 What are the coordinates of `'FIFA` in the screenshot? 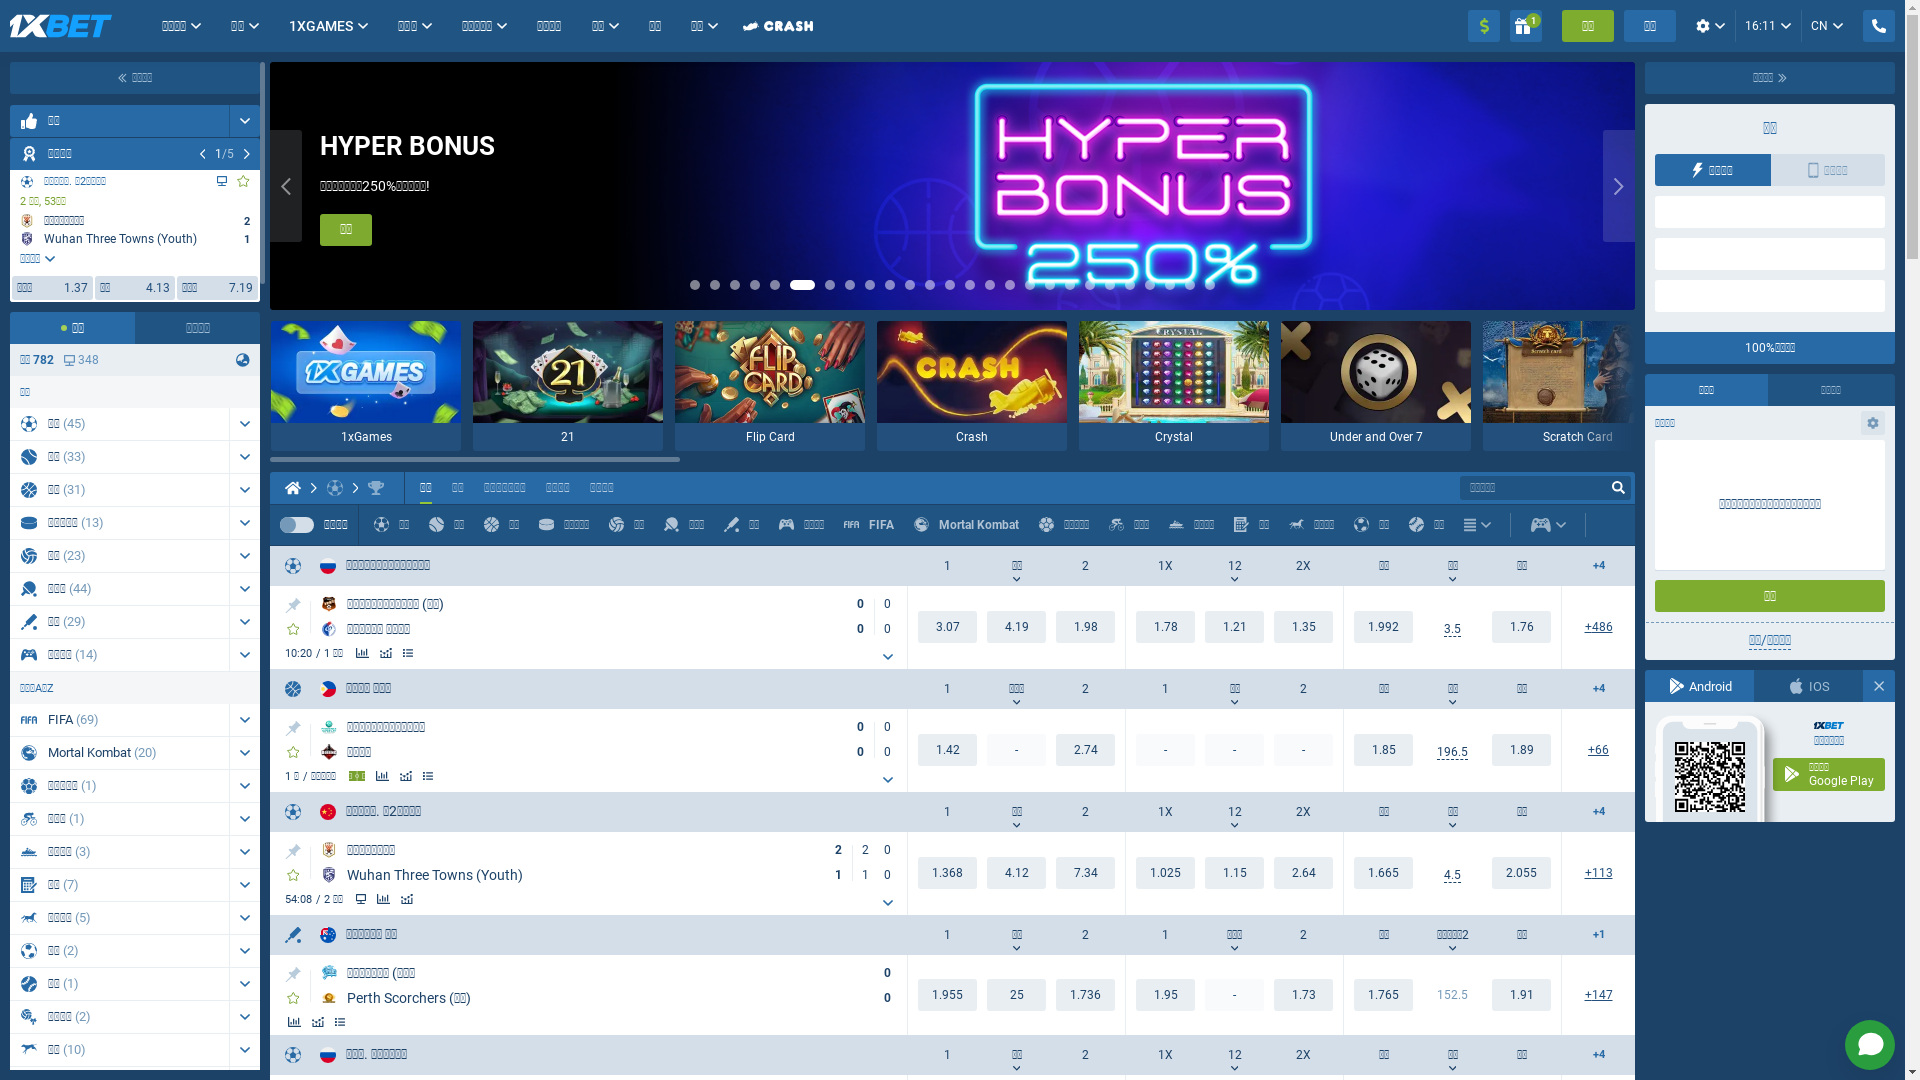 It's located at (9, 720).